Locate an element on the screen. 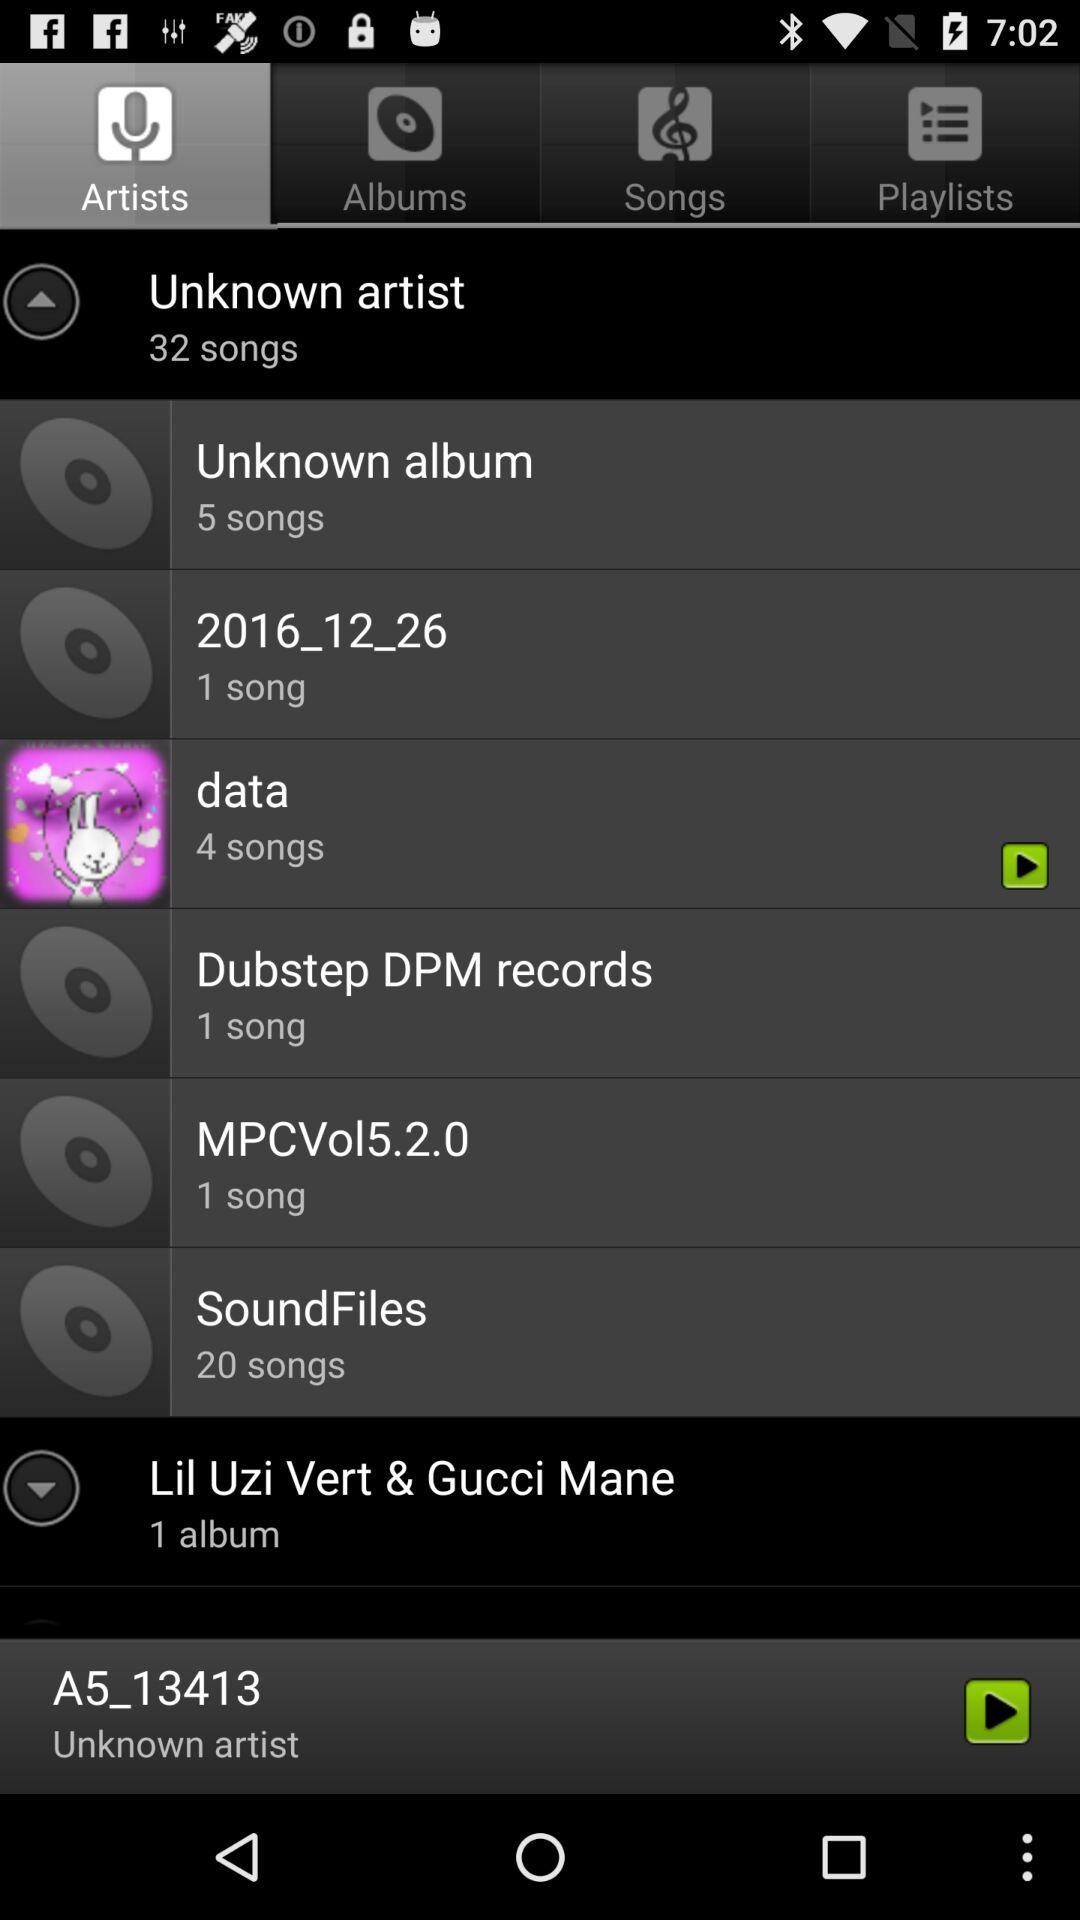 The image size is (1080, 1920). the button which is next to the songs is located at coordinates (941, 146).